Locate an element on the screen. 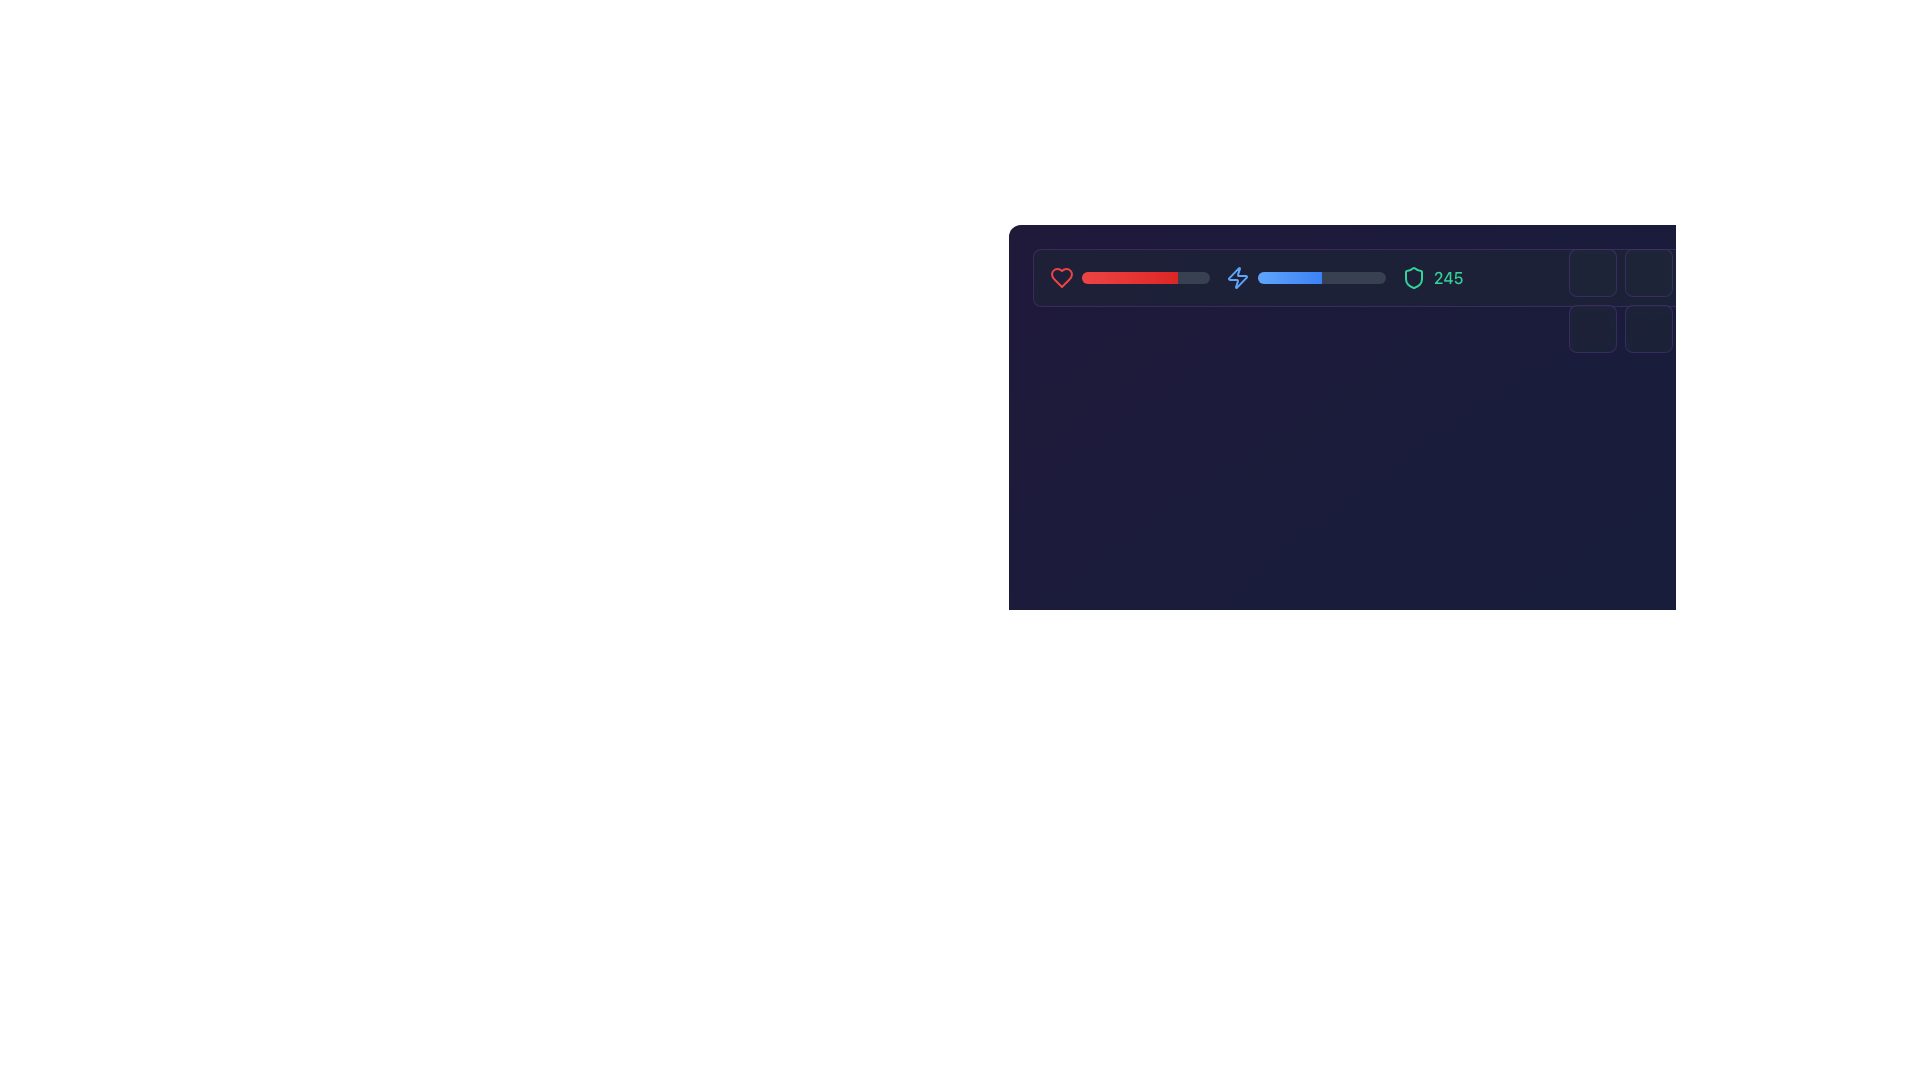 This screenshot has width=1920, height=1080. the health bar value is located at coordinates (1140, 277).